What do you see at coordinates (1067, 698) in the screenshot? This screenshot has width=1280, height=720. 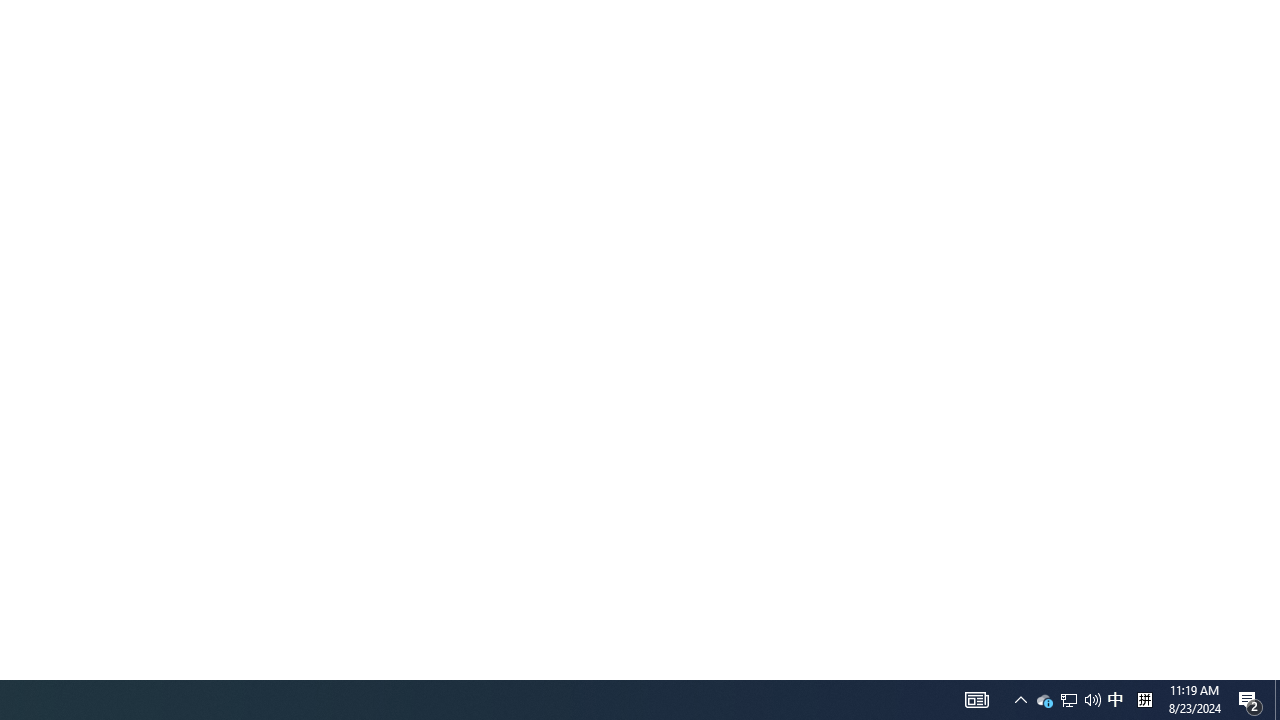 I see `'Q2790: 100%'` at bounding box center [1067, 698].